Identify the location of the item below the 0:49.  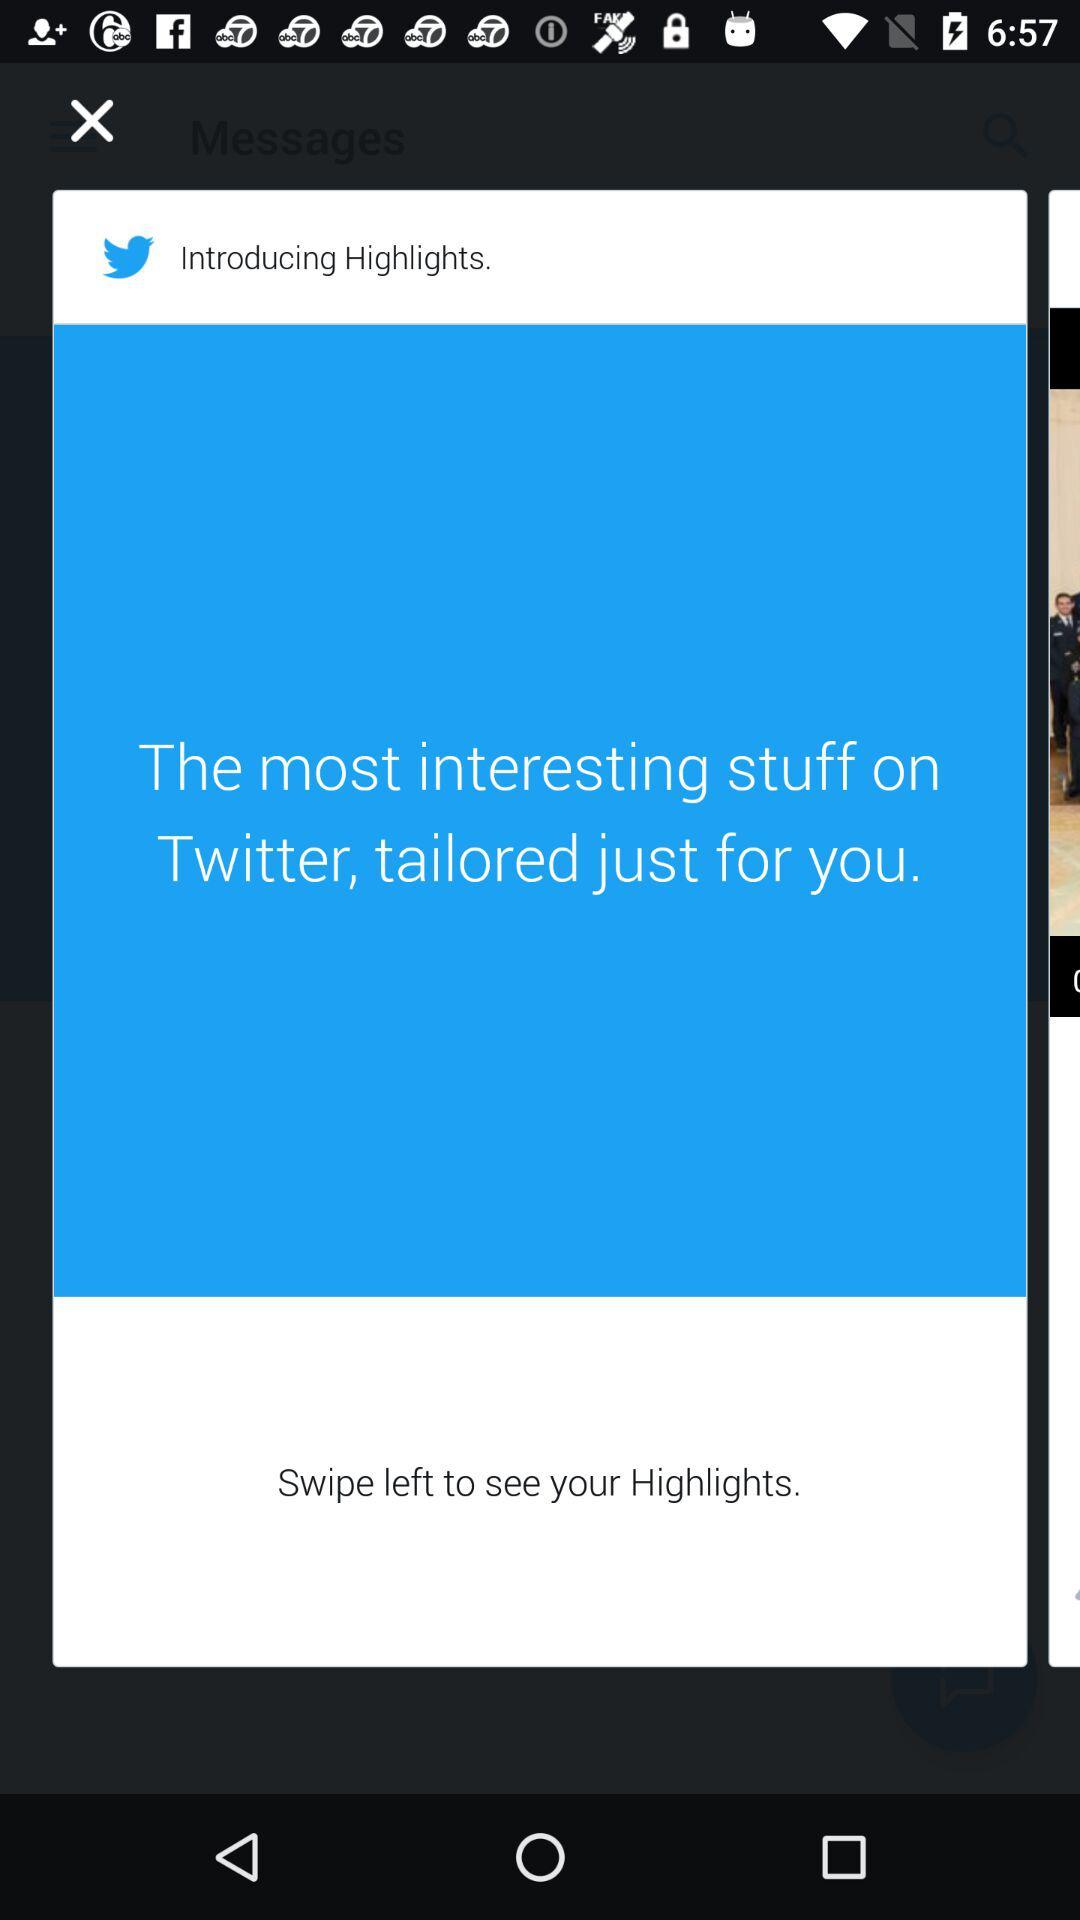
(1063, 1600).